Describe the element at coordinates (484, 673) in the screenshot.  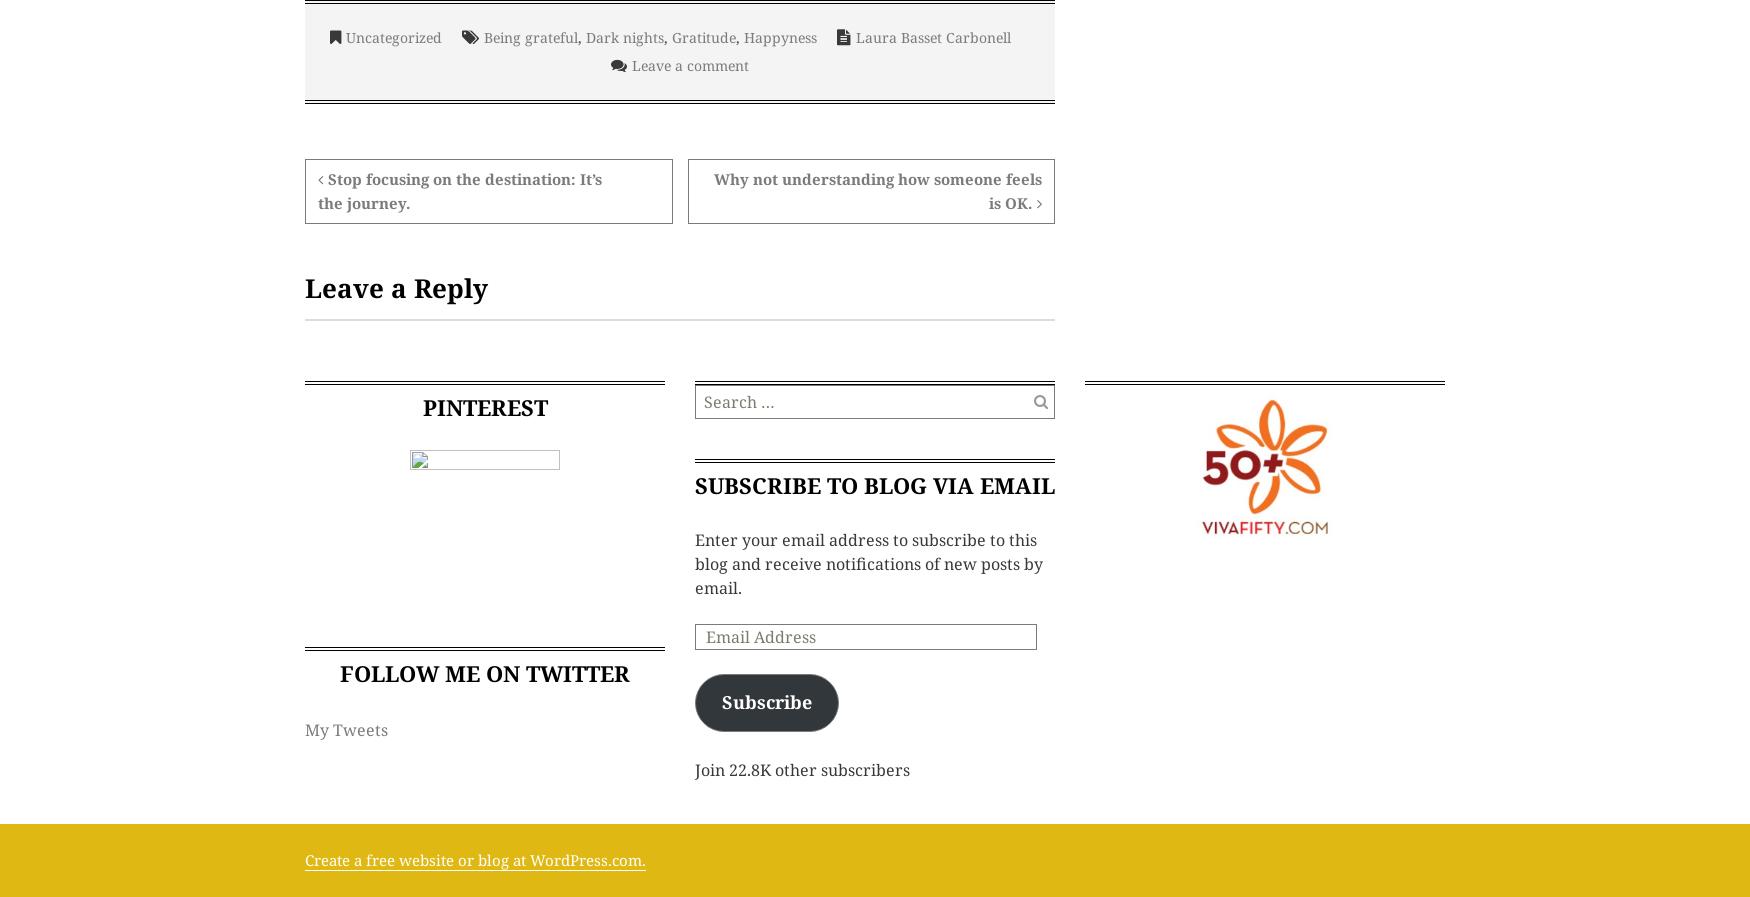
I see `'Follow me on Twitter'` at that location.